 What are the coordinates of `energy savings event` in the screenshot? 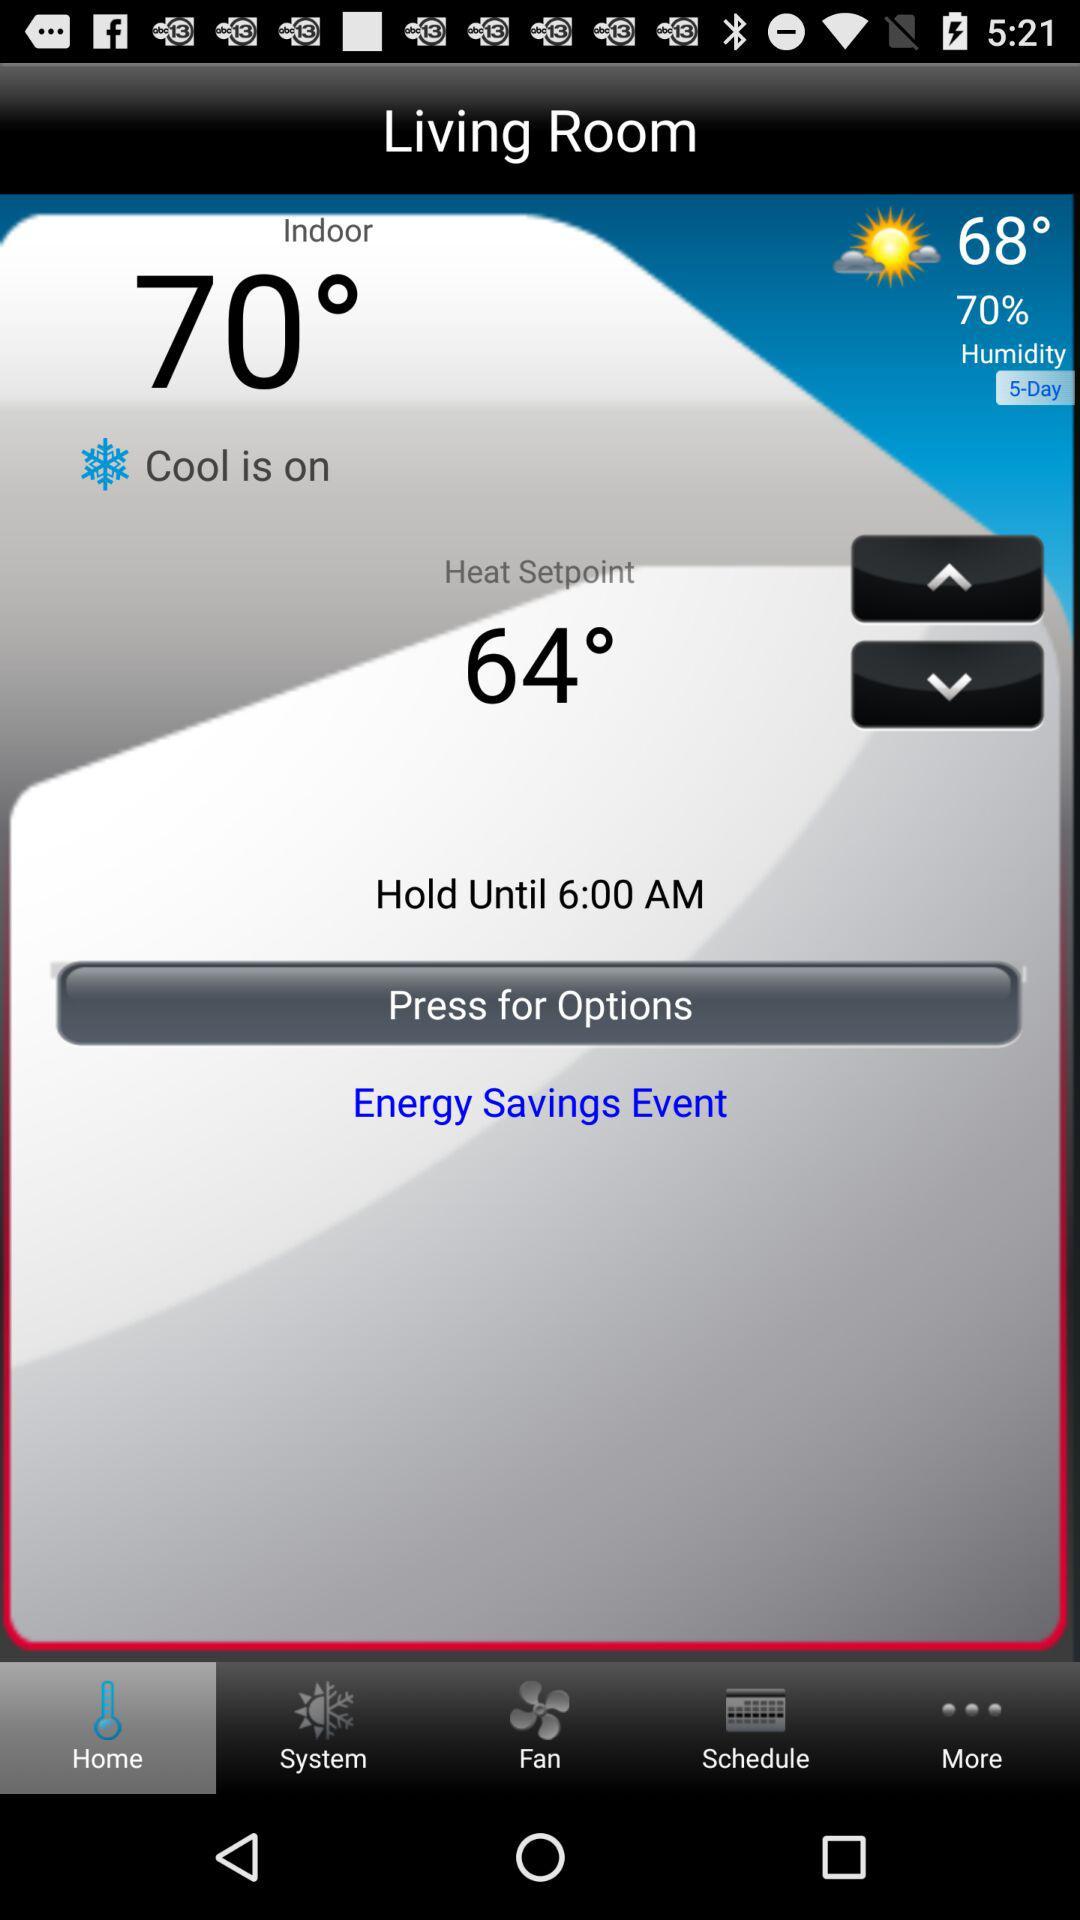 It's located at (540, 1100).